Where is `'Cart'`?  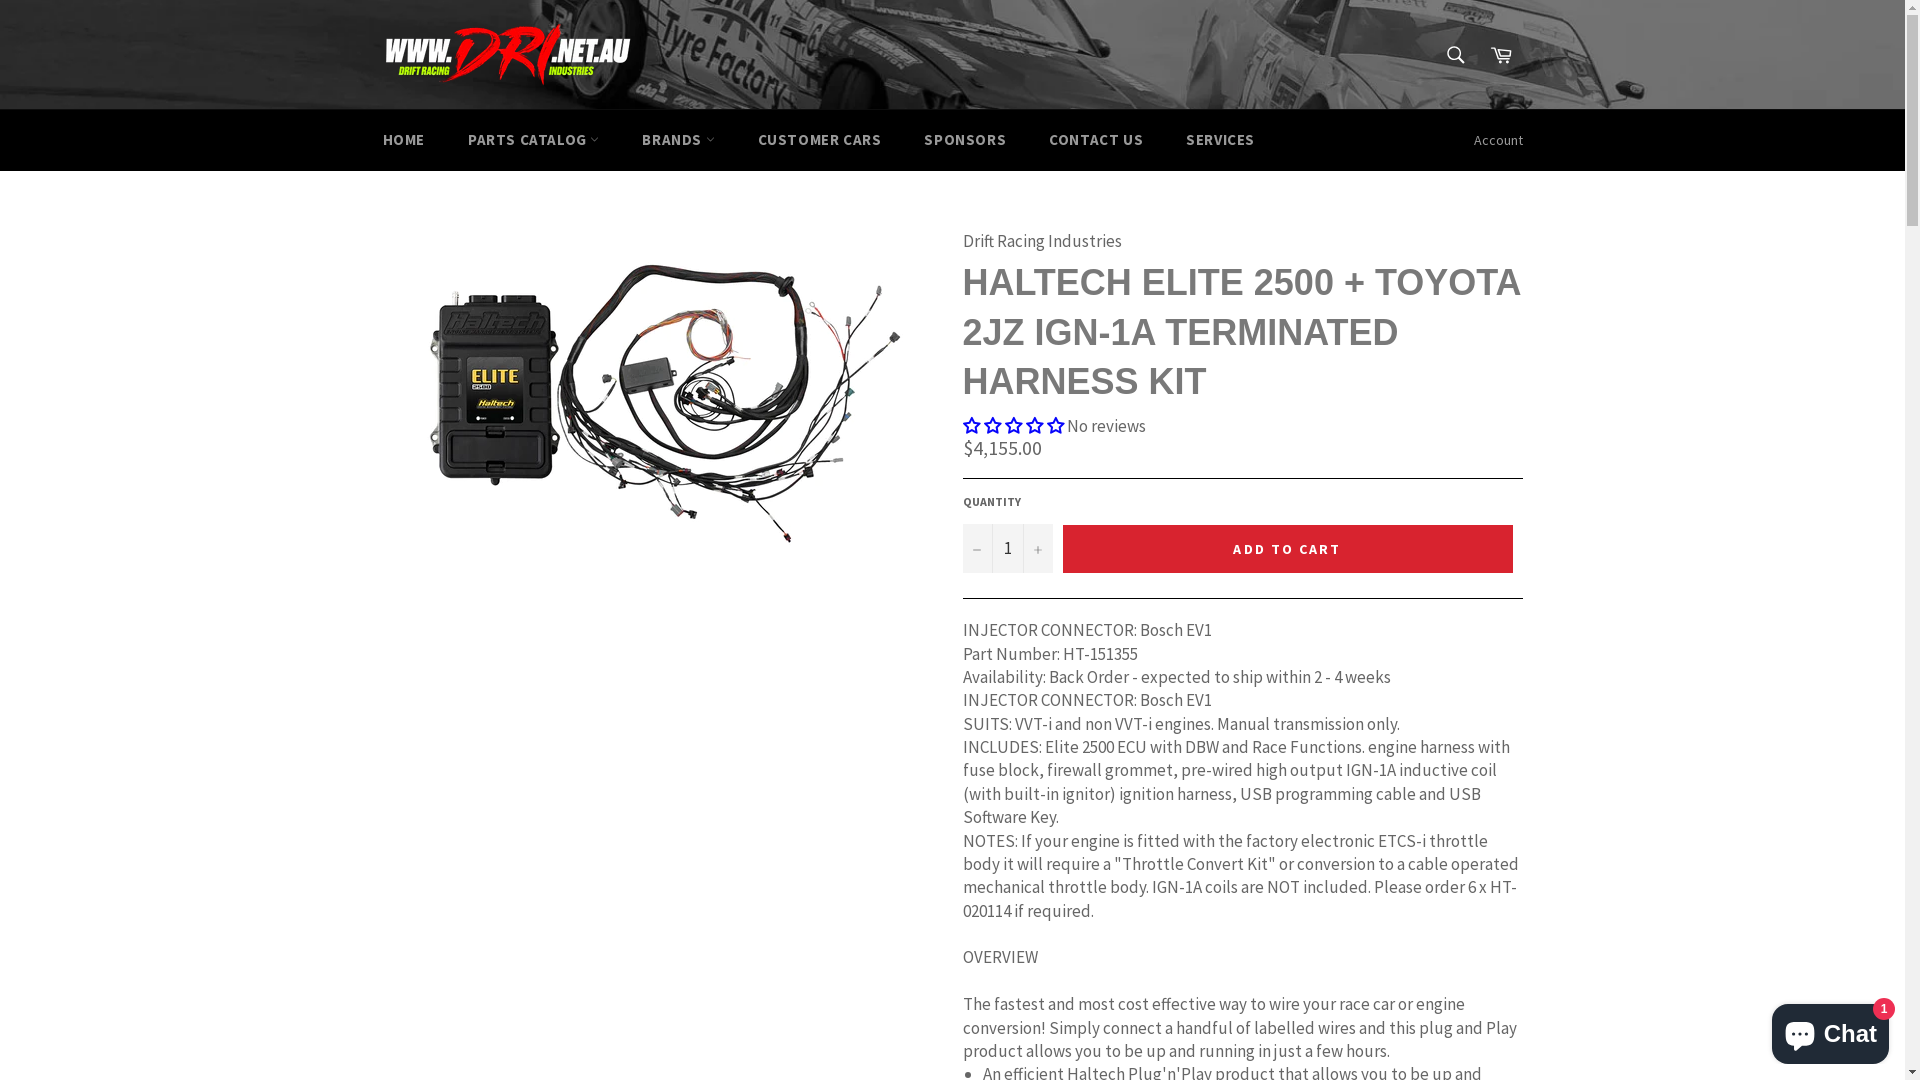 'Cart' is located at coordinates (1501, 53).